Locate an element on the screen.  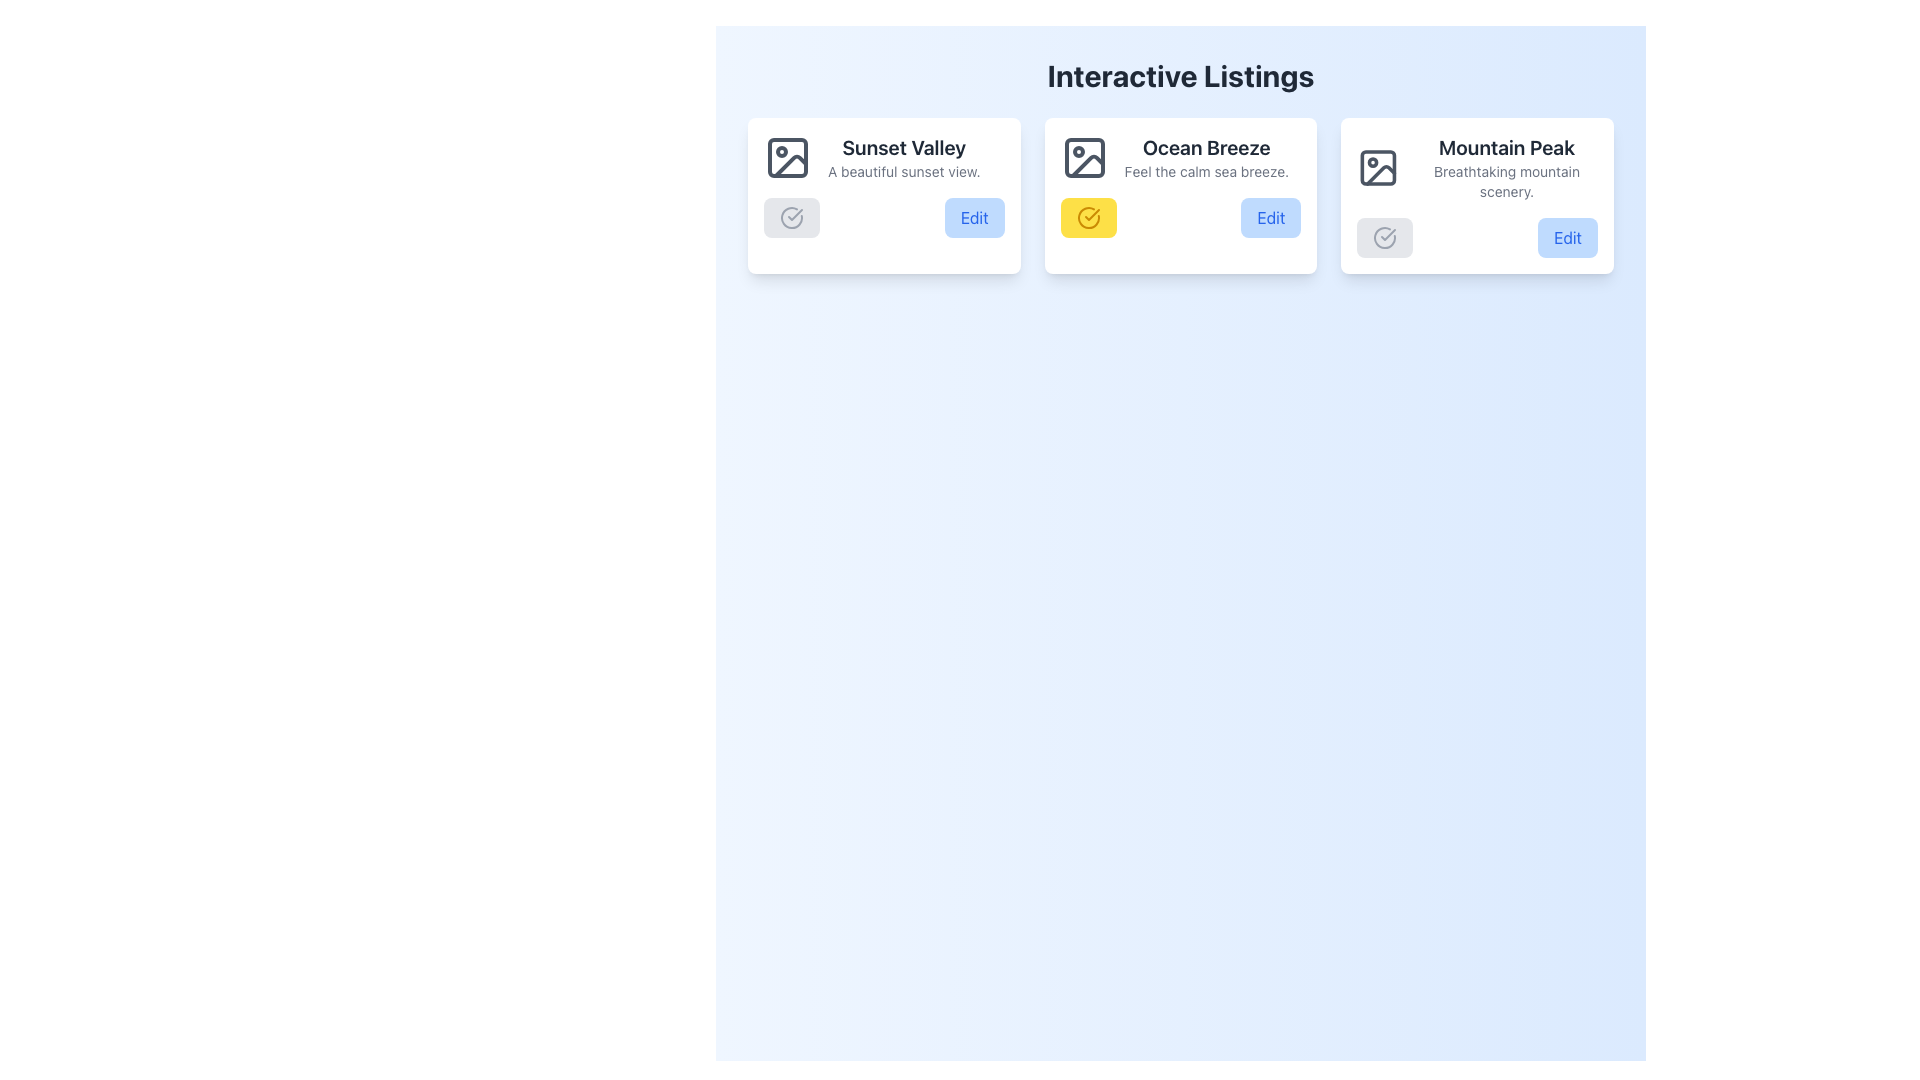
the checkmark icon located within the yellow circular badge in the bottom-left corner of the 'Ocean Breeze' card is located at coordinates (1091, 215).